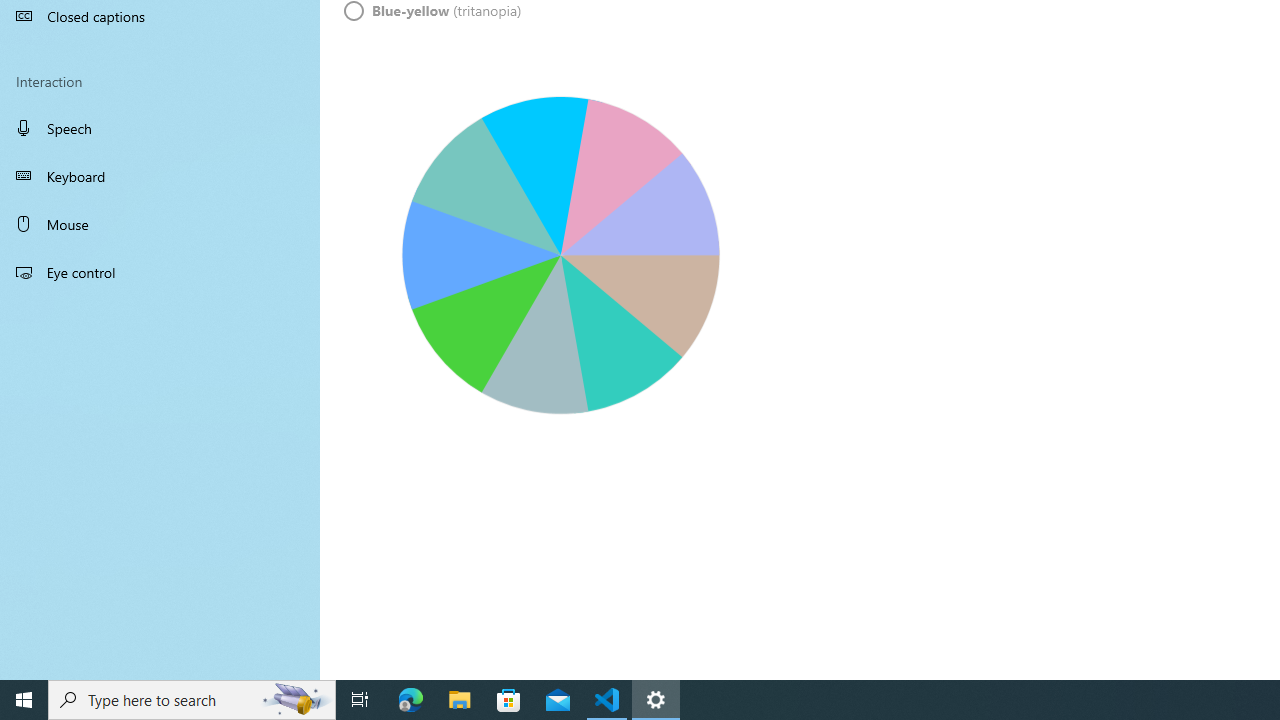 The image size is (1280, 720). I want to click on 'Eye control', so click(160, 271).